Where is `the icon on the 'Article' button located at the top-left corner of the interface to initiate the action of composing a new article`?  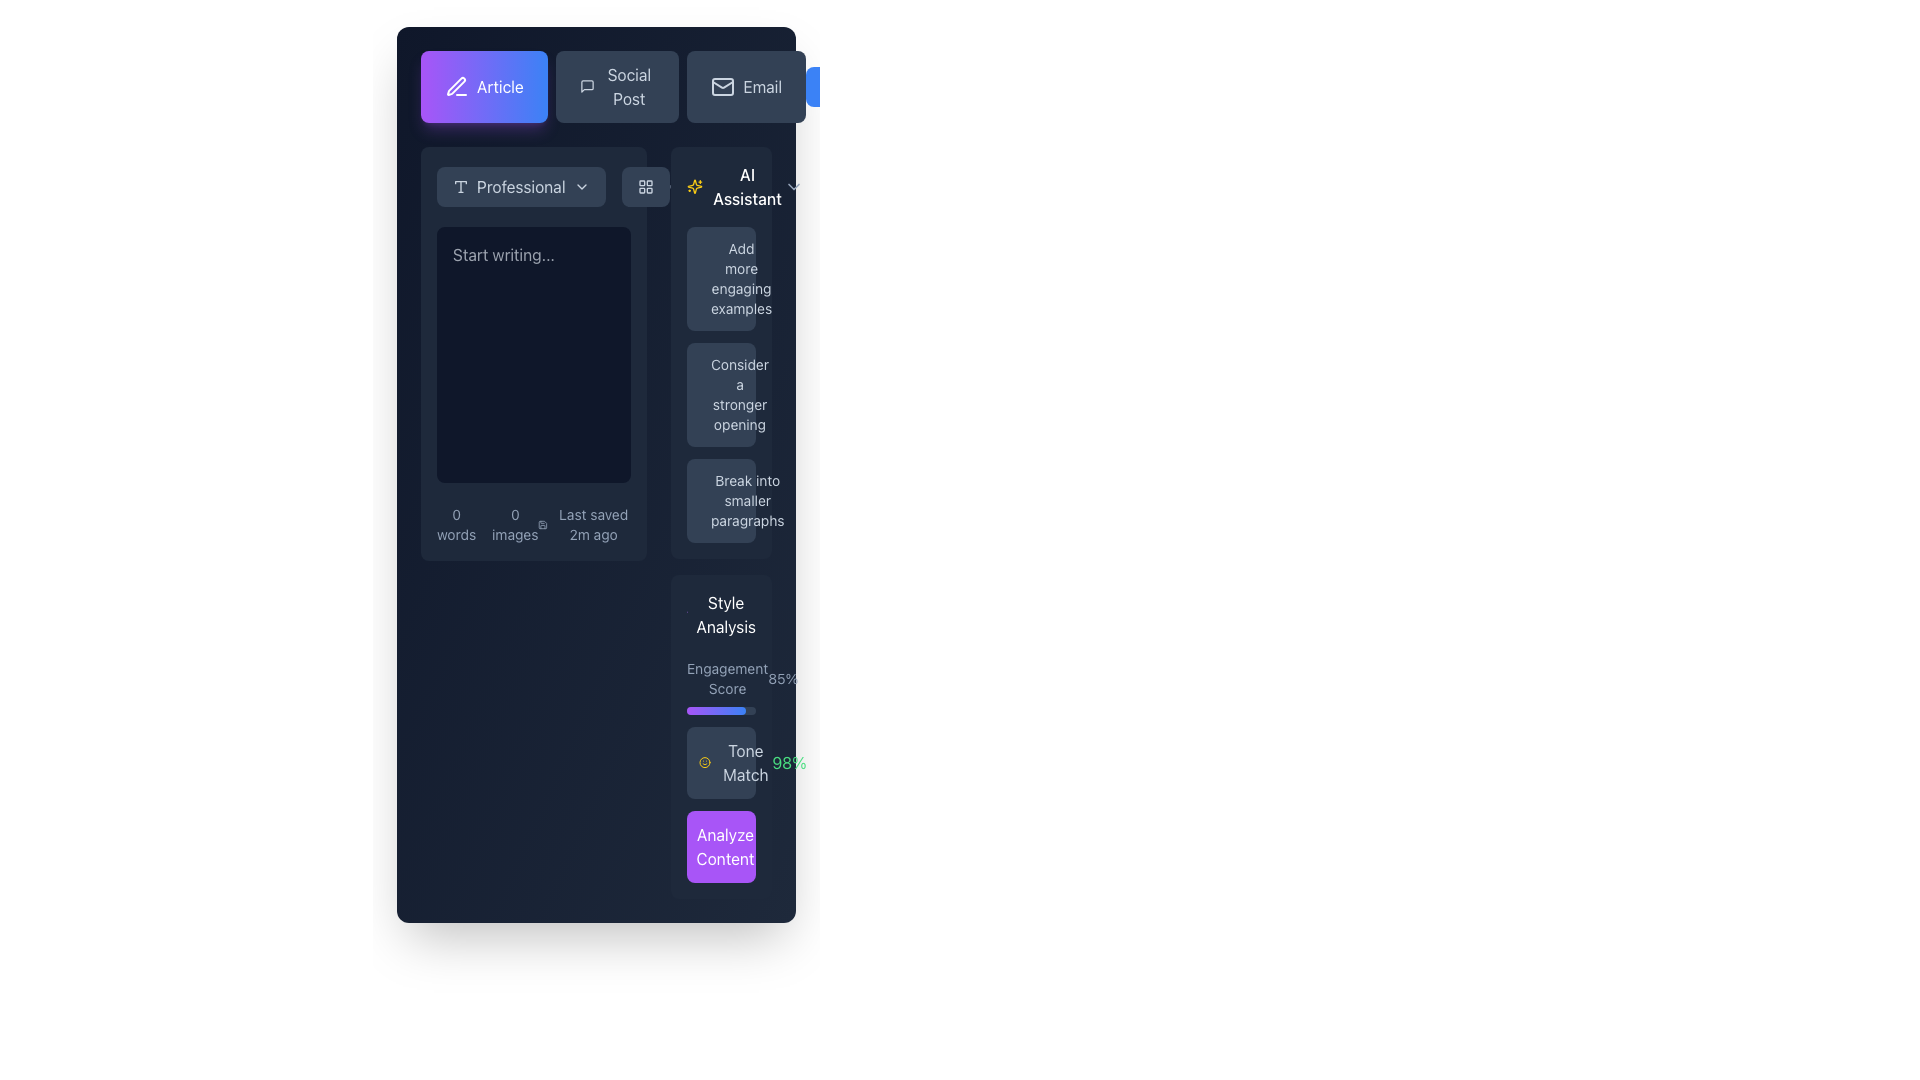
the icon on the 'Article' button located at the top-left corner of the interface to initiate the action of composing a new article is located at coordinates (455, 86).